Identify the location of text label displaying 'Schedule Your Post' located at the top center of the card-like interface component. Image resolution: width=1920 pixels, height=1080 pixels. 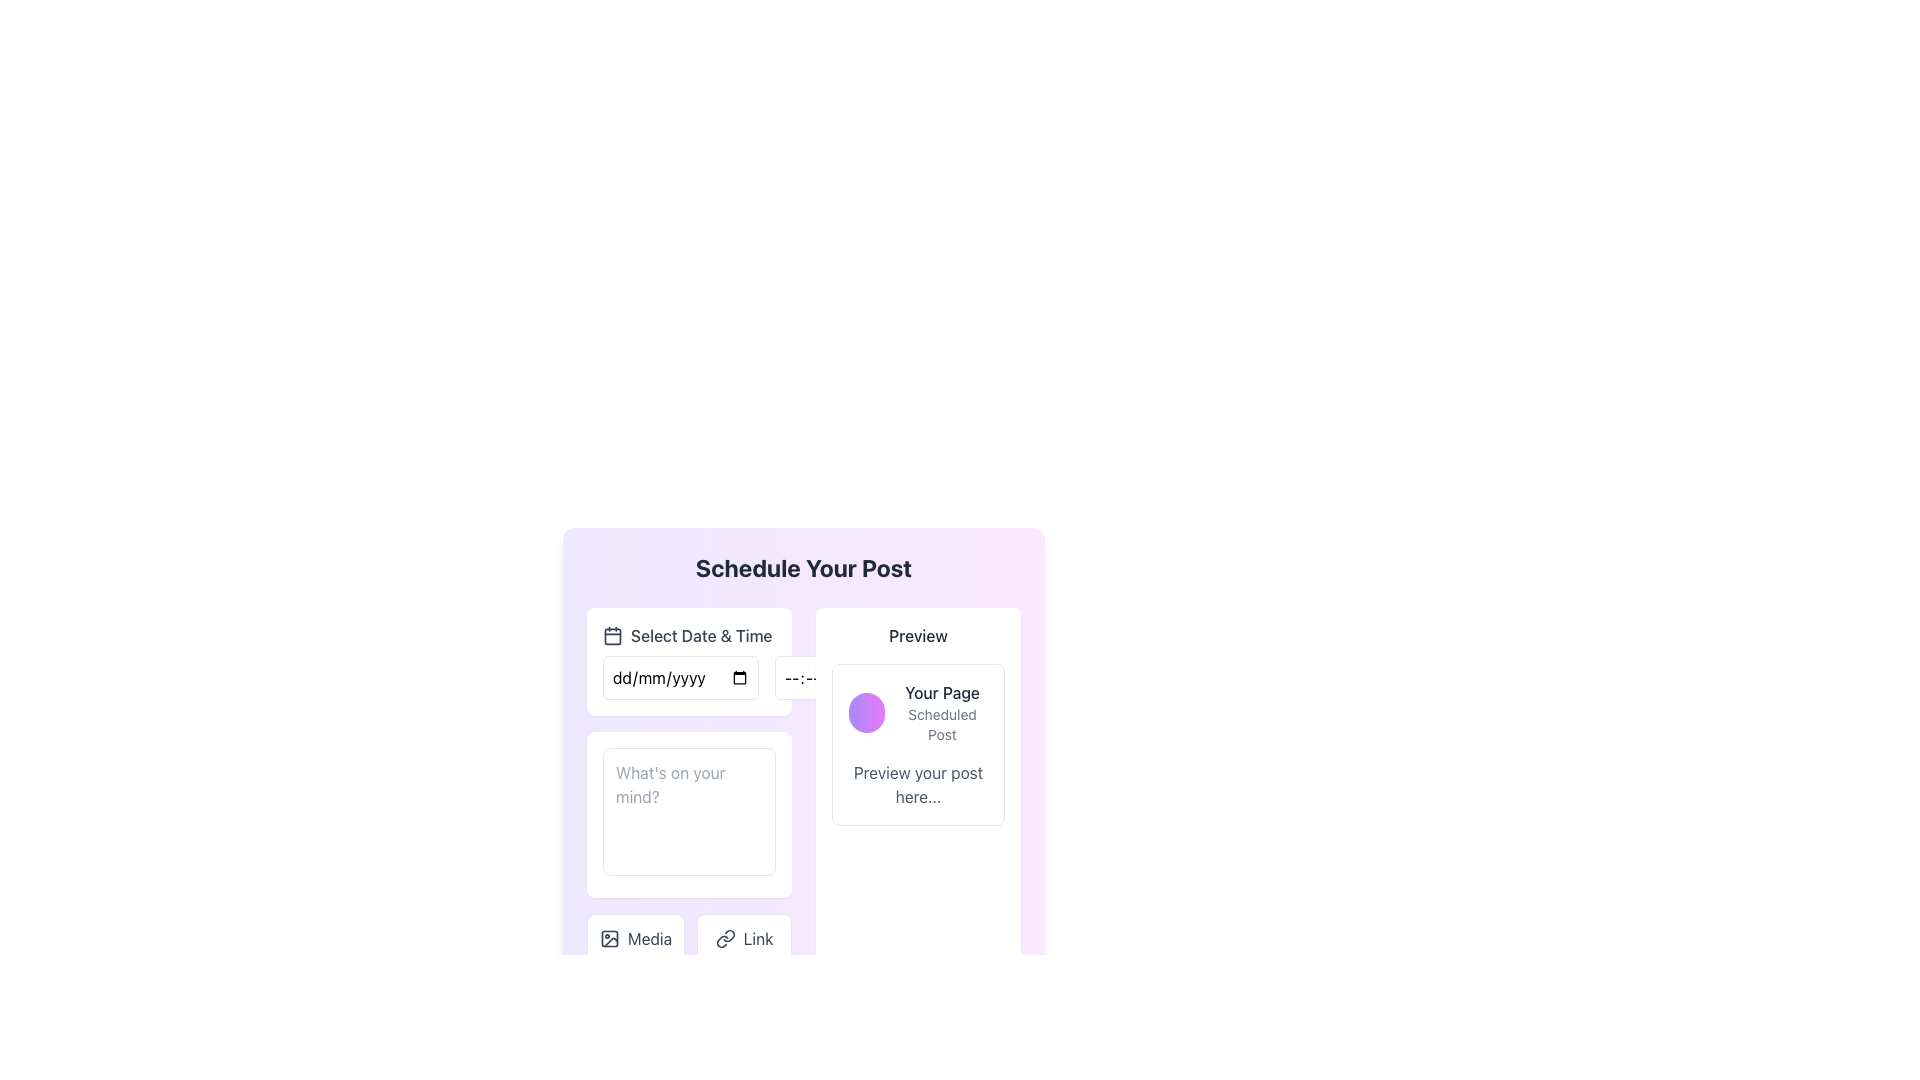
(804, 567).